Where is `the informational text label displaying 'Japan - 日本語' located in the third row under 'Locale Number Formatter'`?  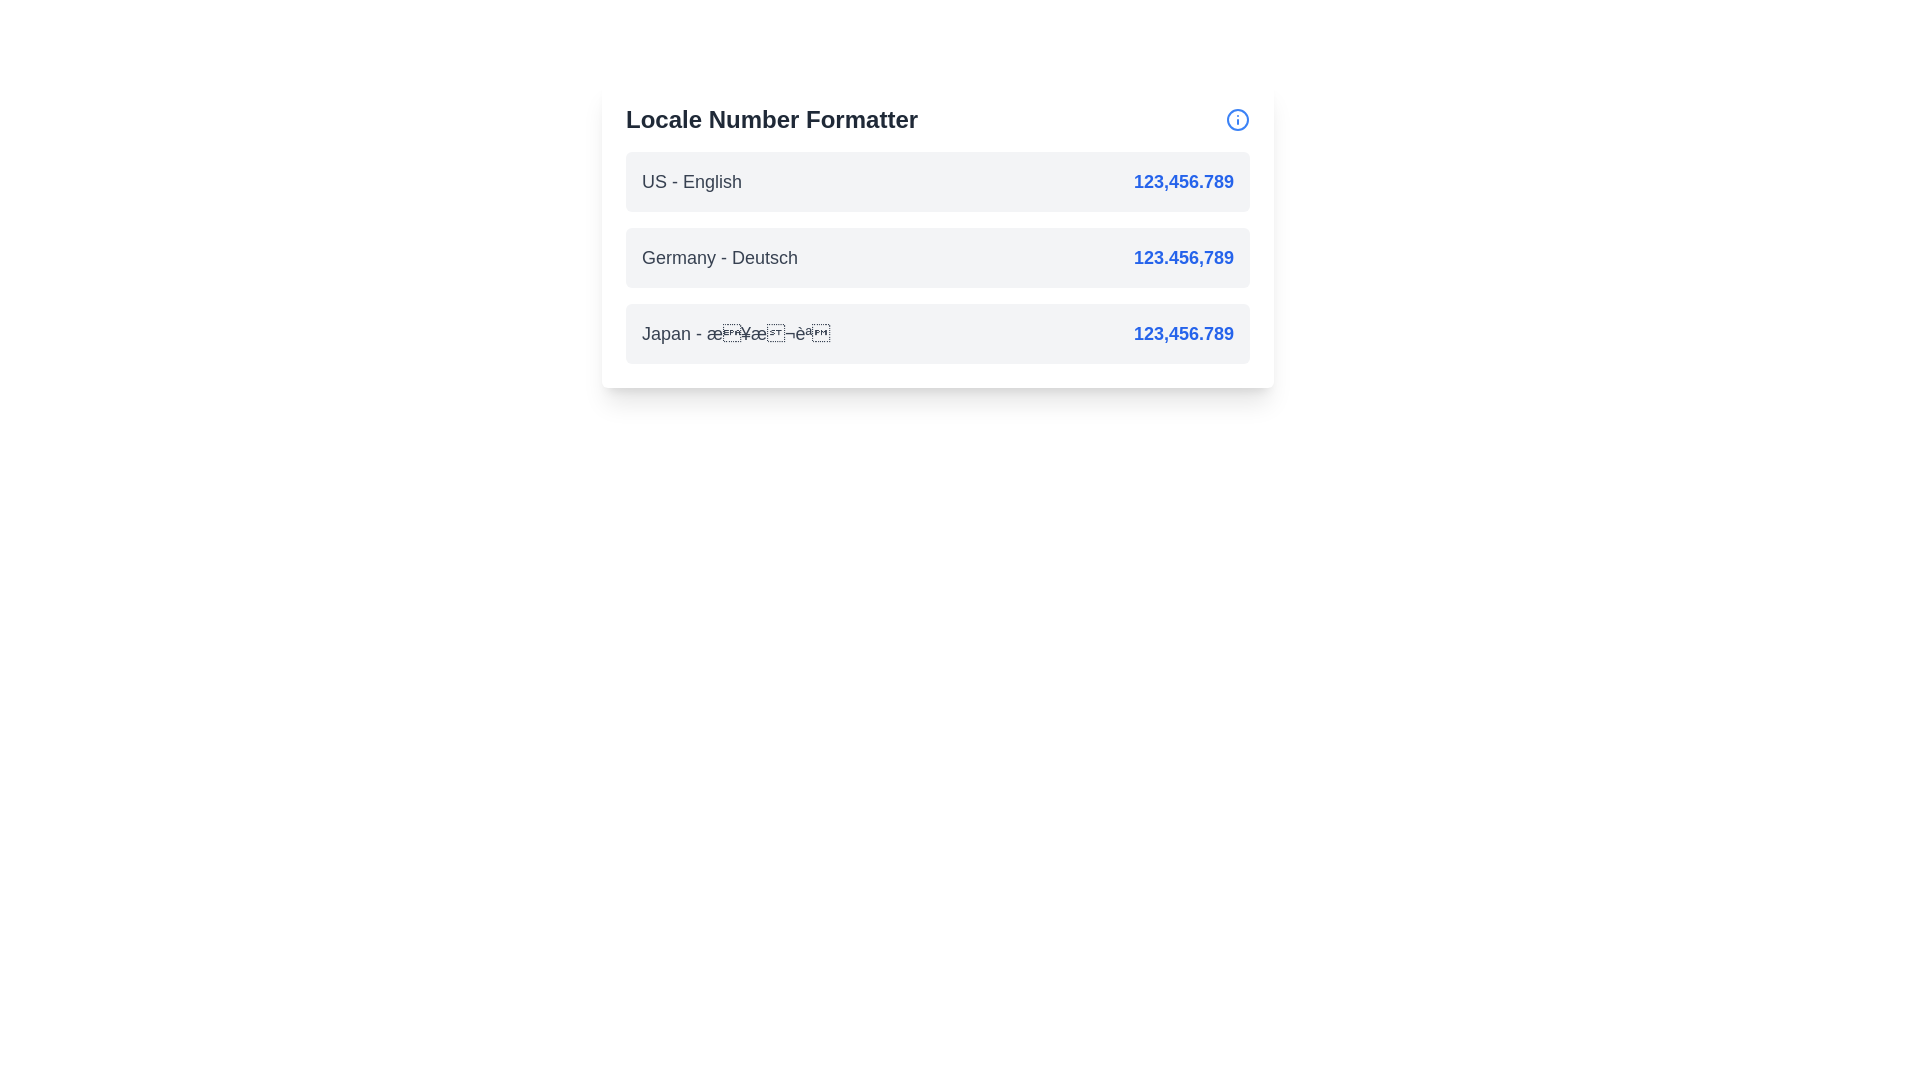 the informational text label displaying 'Japan - 日本語' located in the third row under 'Locale Number Formatter' is located at coordinates (735, 333).